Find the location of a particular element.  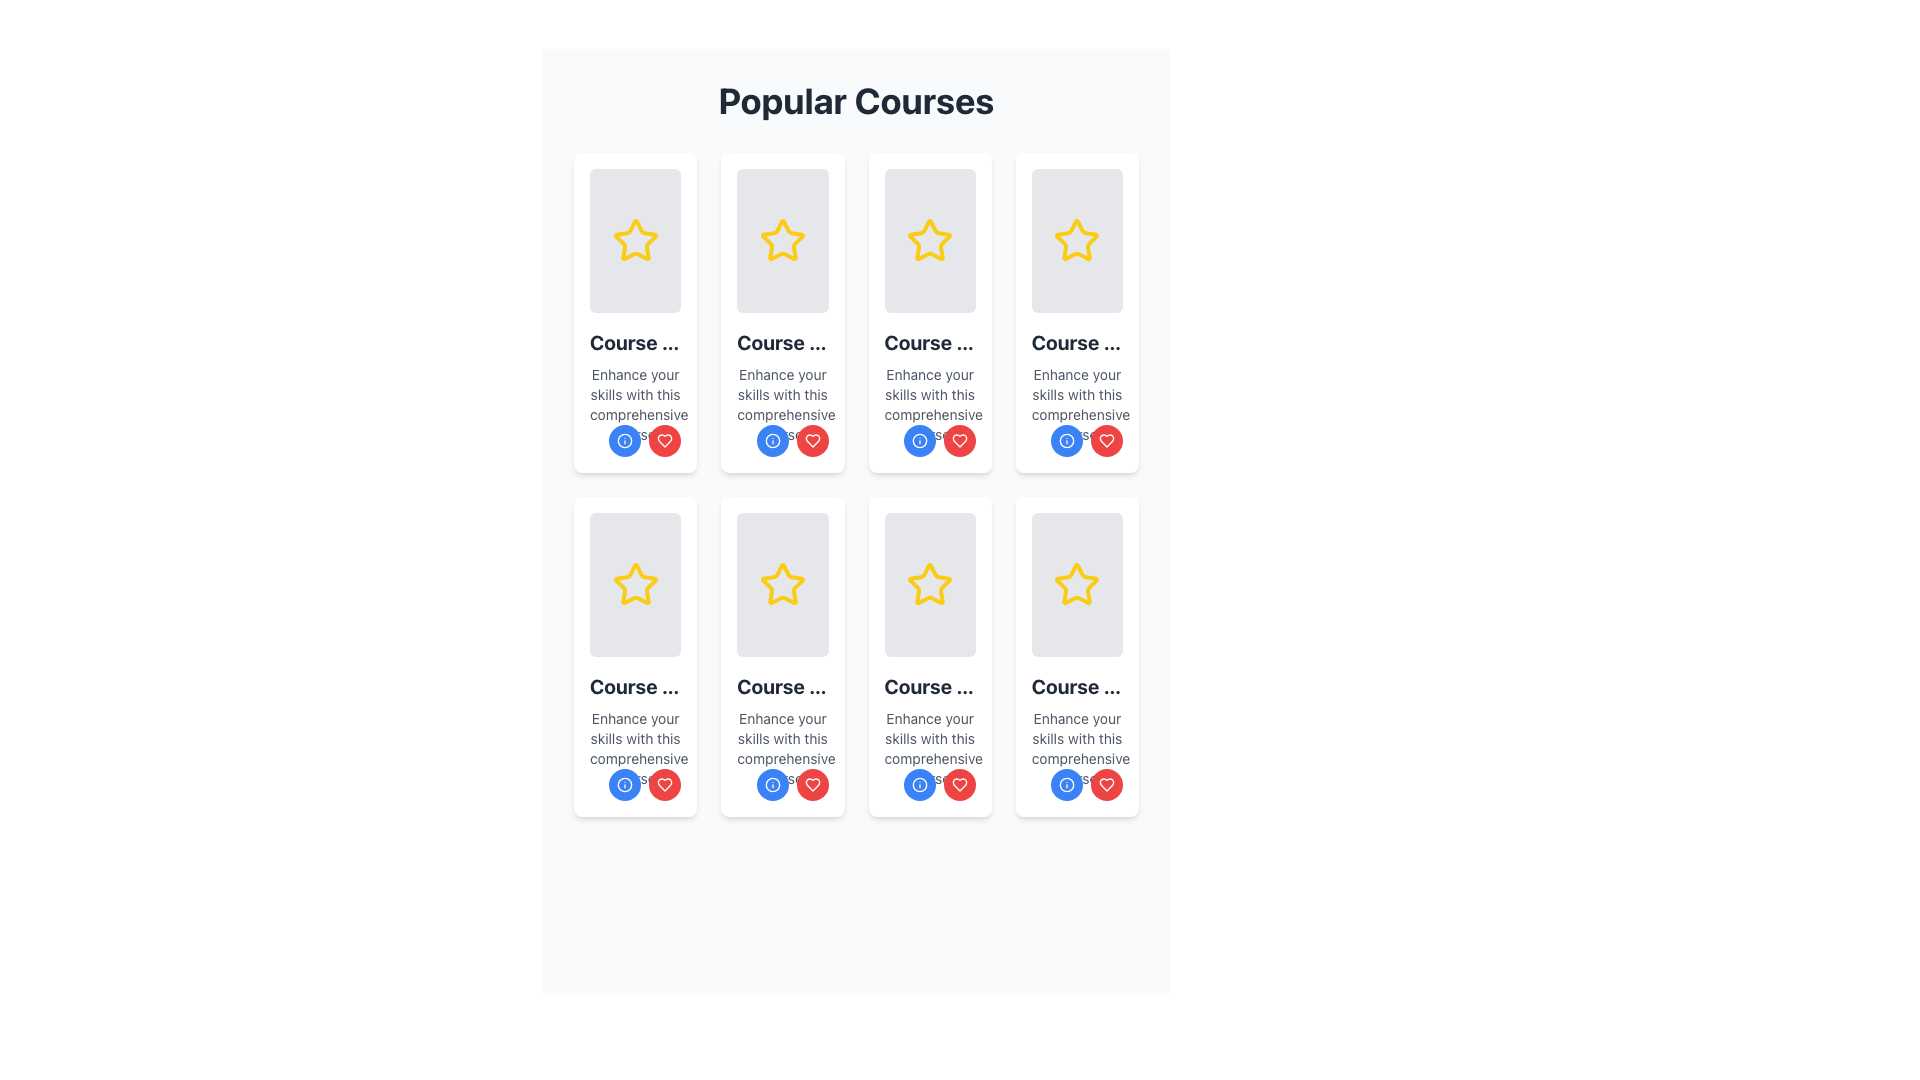

the circular 'info' icon button outlined in blue, located in the second row and second column of the grid of course cards is located at coordinates (771, 439).